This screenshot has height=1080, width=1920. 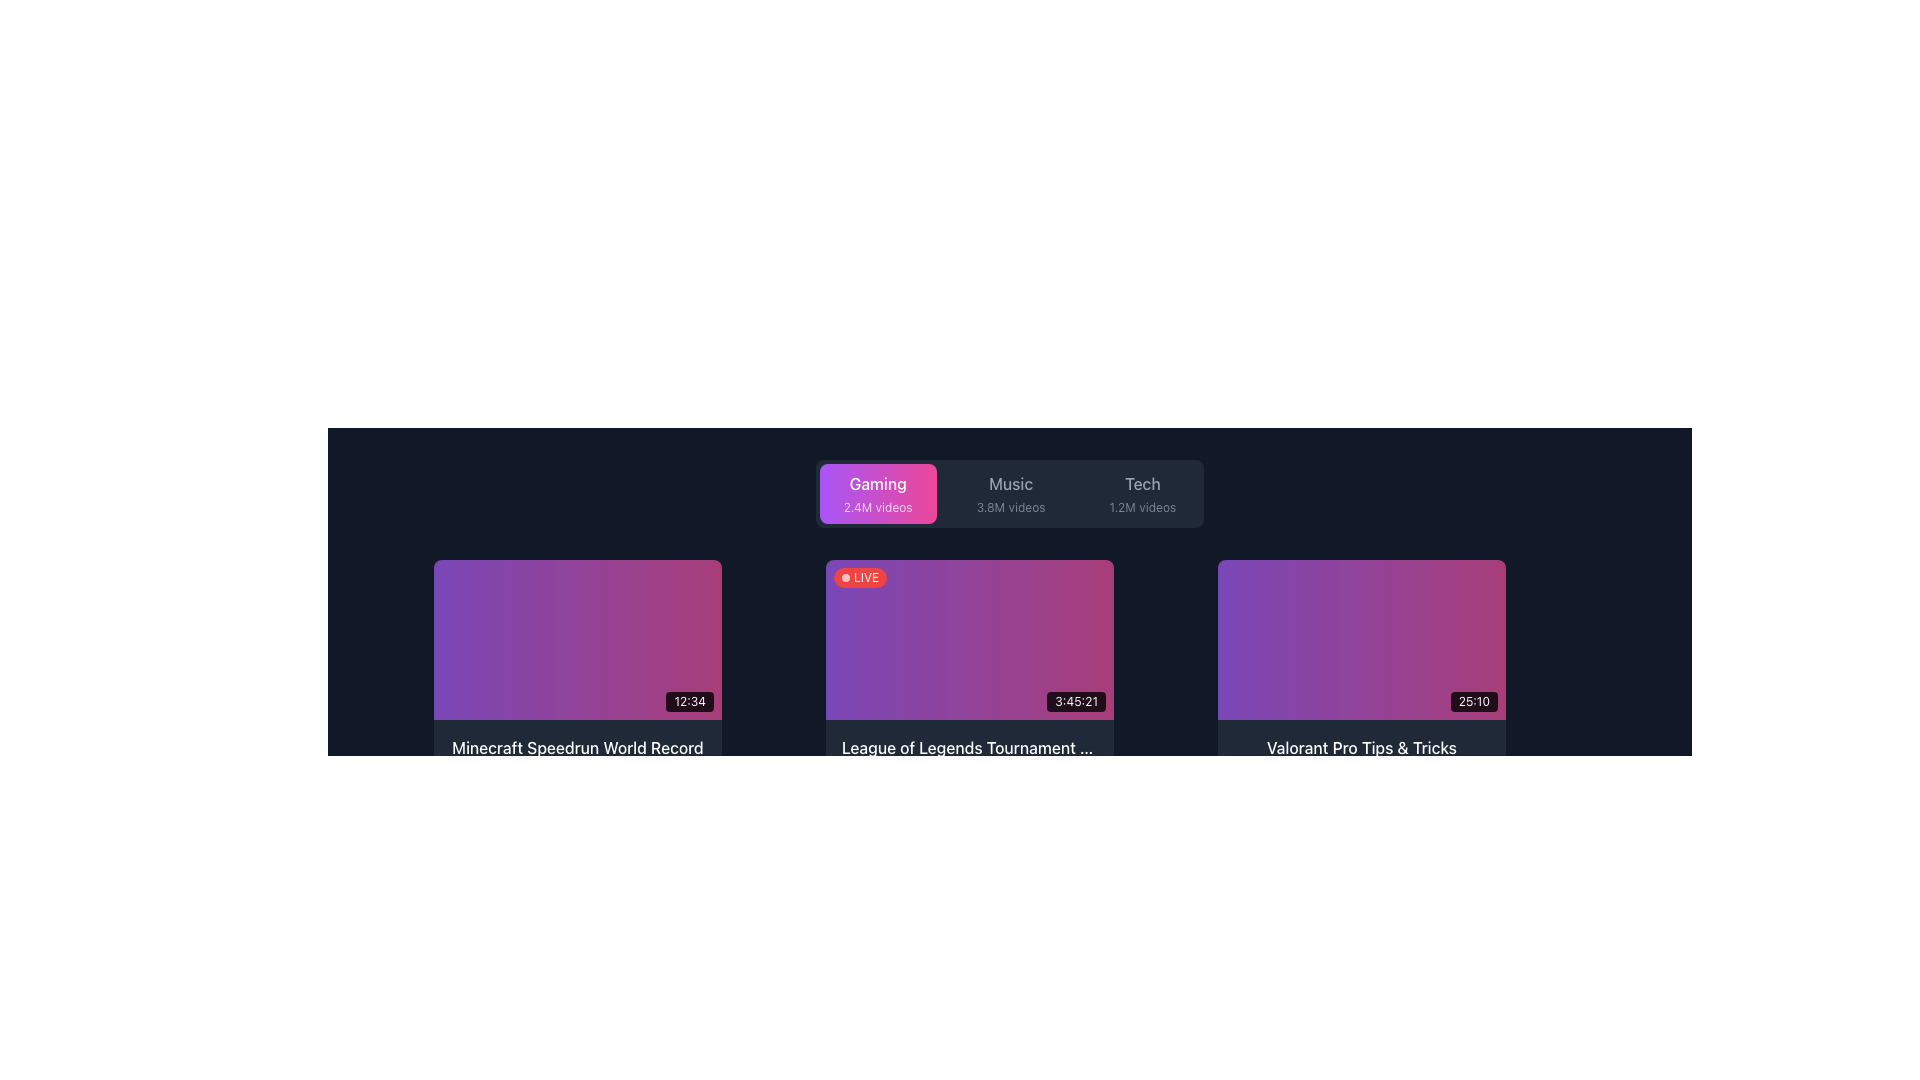 I want to click on text content of the Text label element displaying 'Tech' and '1.2M videos', which is the third in a group of three elements aligned horizontally, so click(x=1142, y=493).